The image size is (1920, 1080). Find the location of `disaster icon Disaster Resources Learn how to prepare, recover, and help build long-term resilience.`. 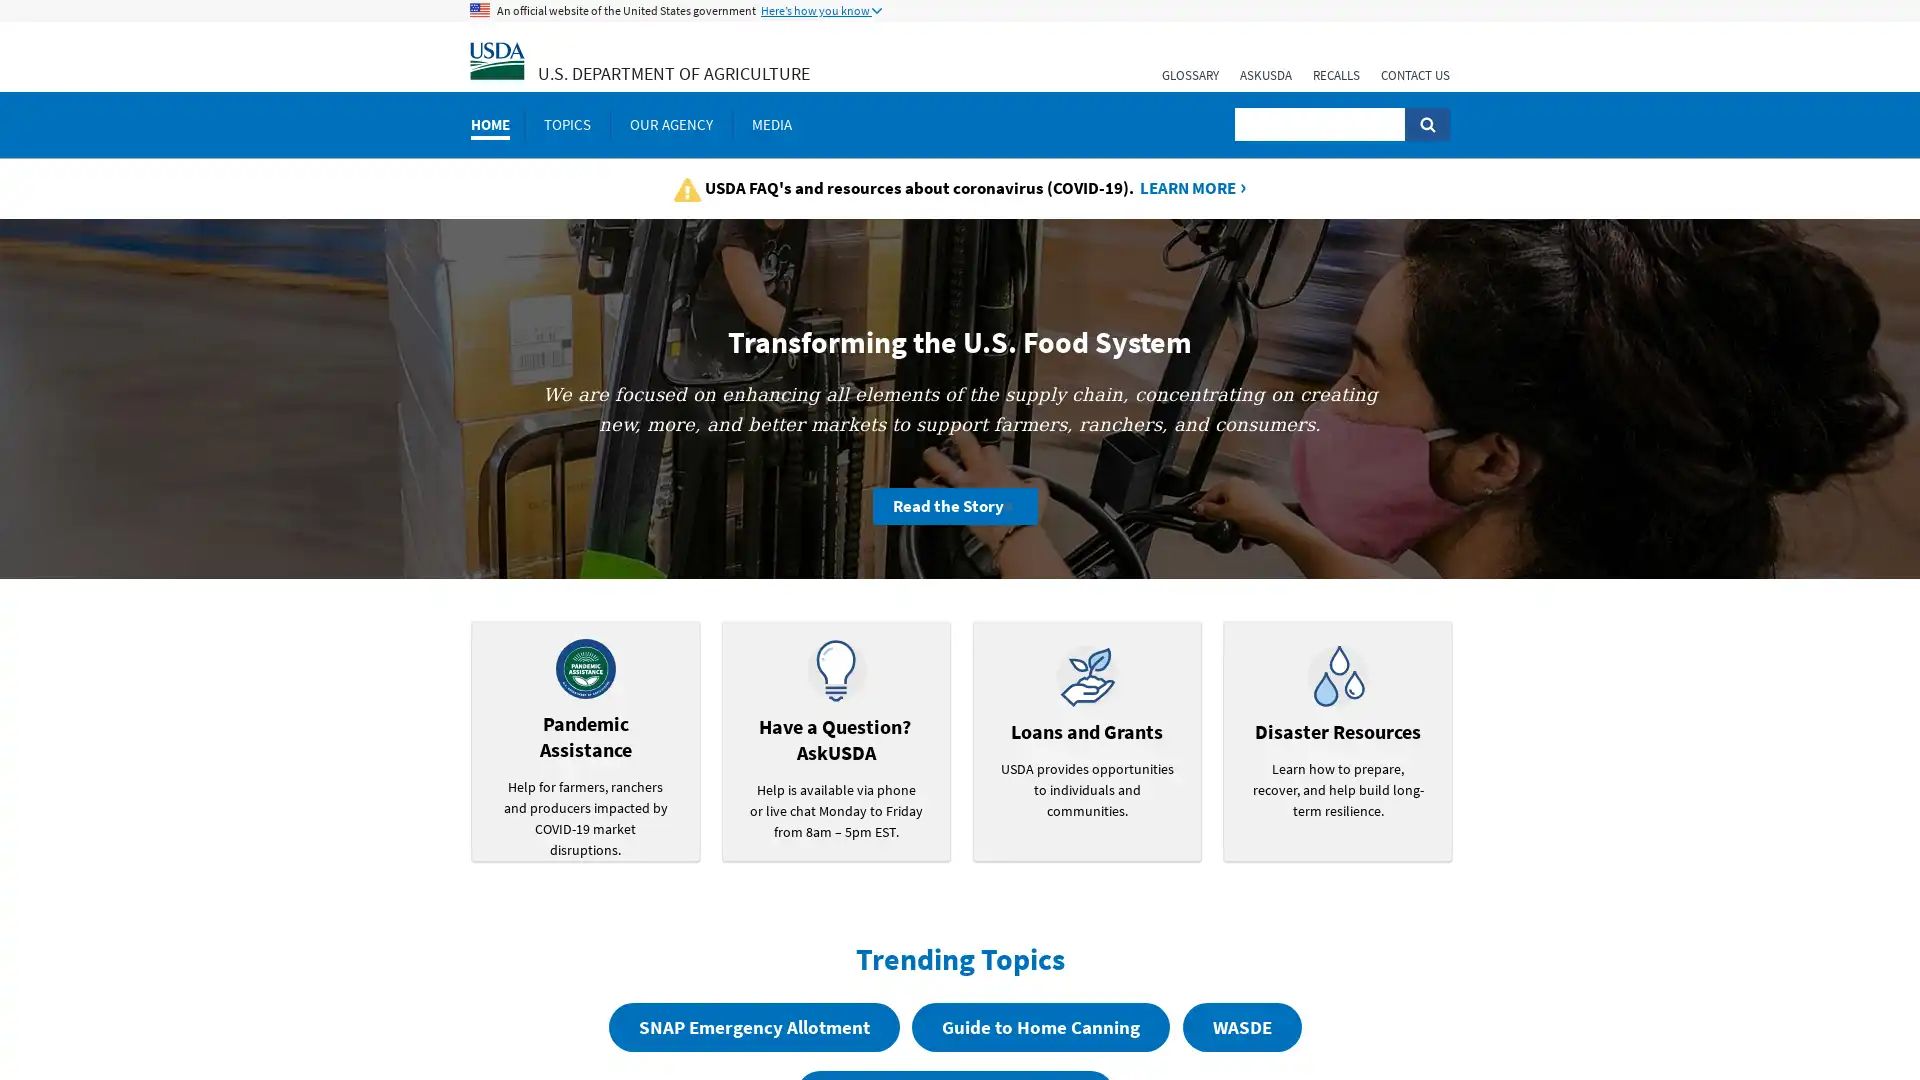

disaster icon Disaster Resources Learn how to prepare, recover, and help build long-term resilience. is located at coordinates (1337, 740).